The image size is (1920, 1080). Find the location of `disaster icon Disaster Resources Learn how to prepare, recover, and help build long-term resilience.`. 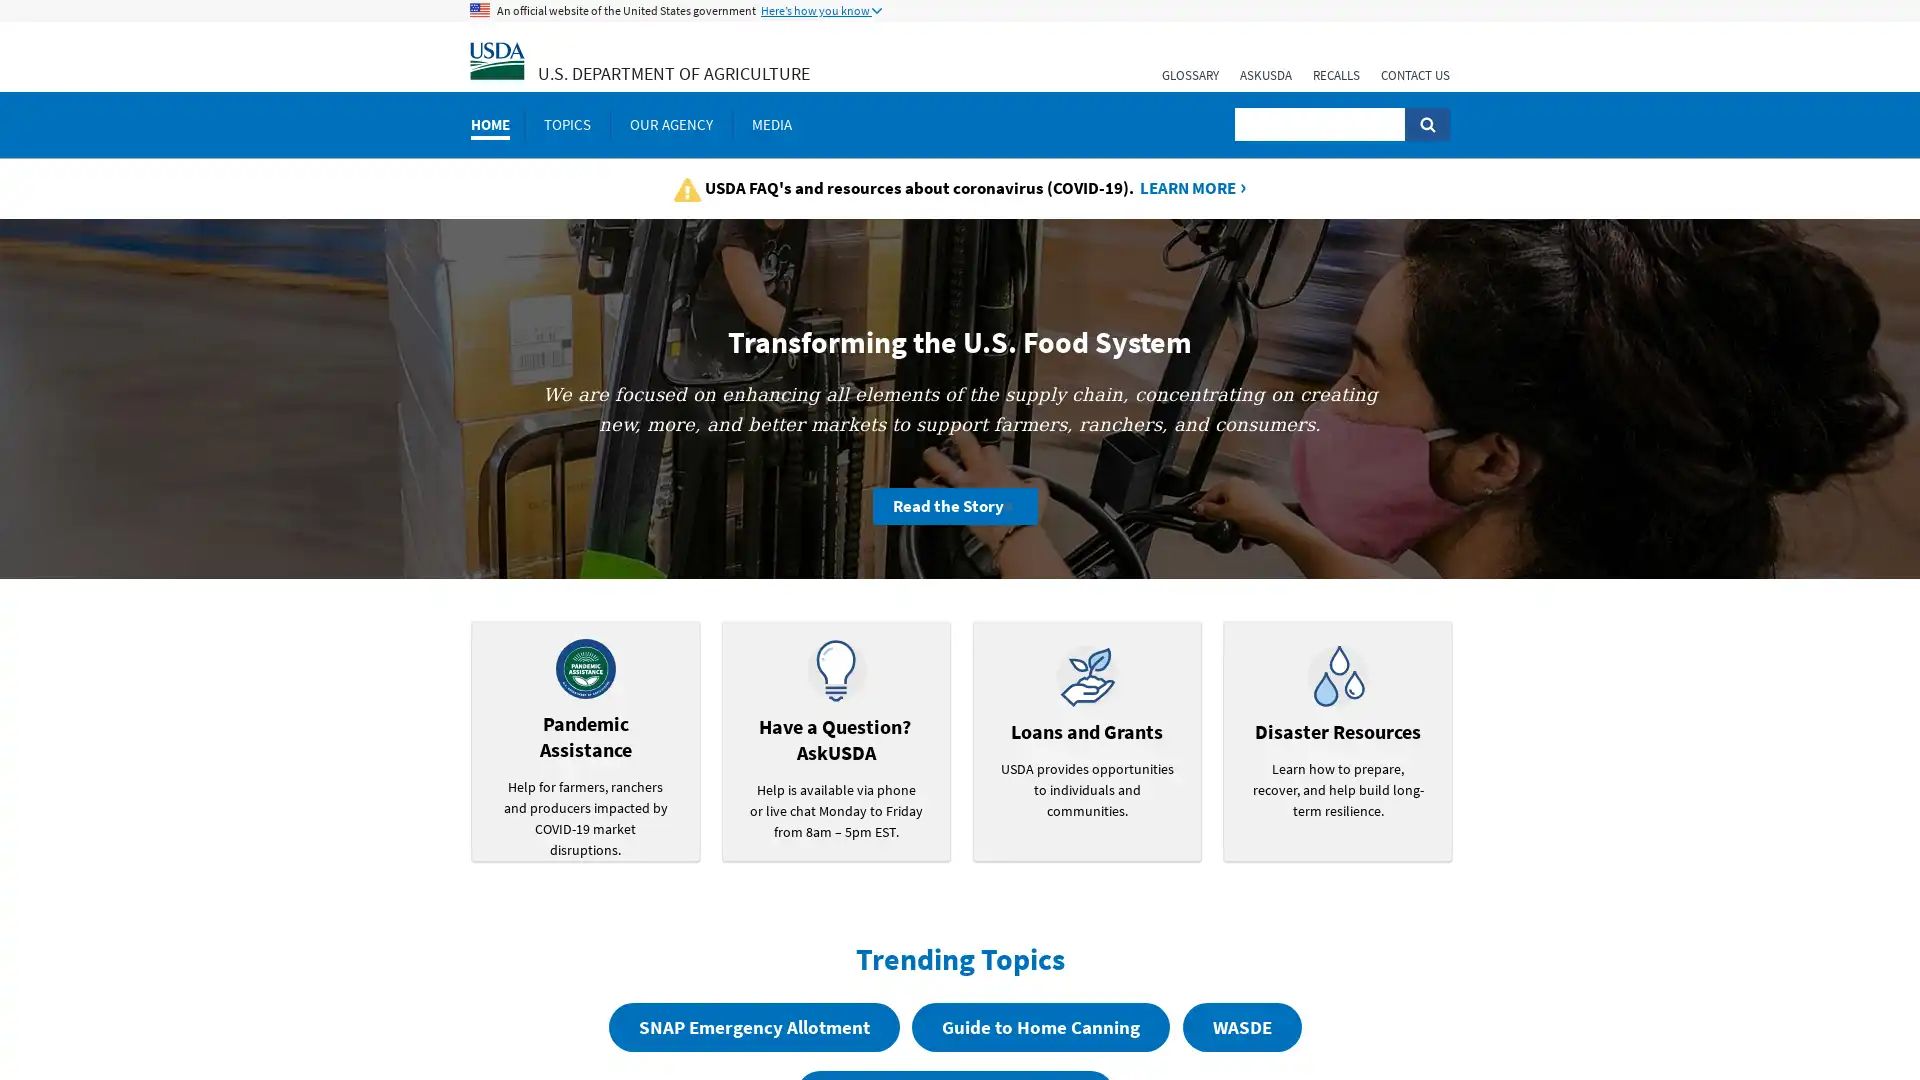

disaster icon Disaster Resources Learn how to prepare, recover, and help build long-term resilience. is located at coordinates (1337, 740).